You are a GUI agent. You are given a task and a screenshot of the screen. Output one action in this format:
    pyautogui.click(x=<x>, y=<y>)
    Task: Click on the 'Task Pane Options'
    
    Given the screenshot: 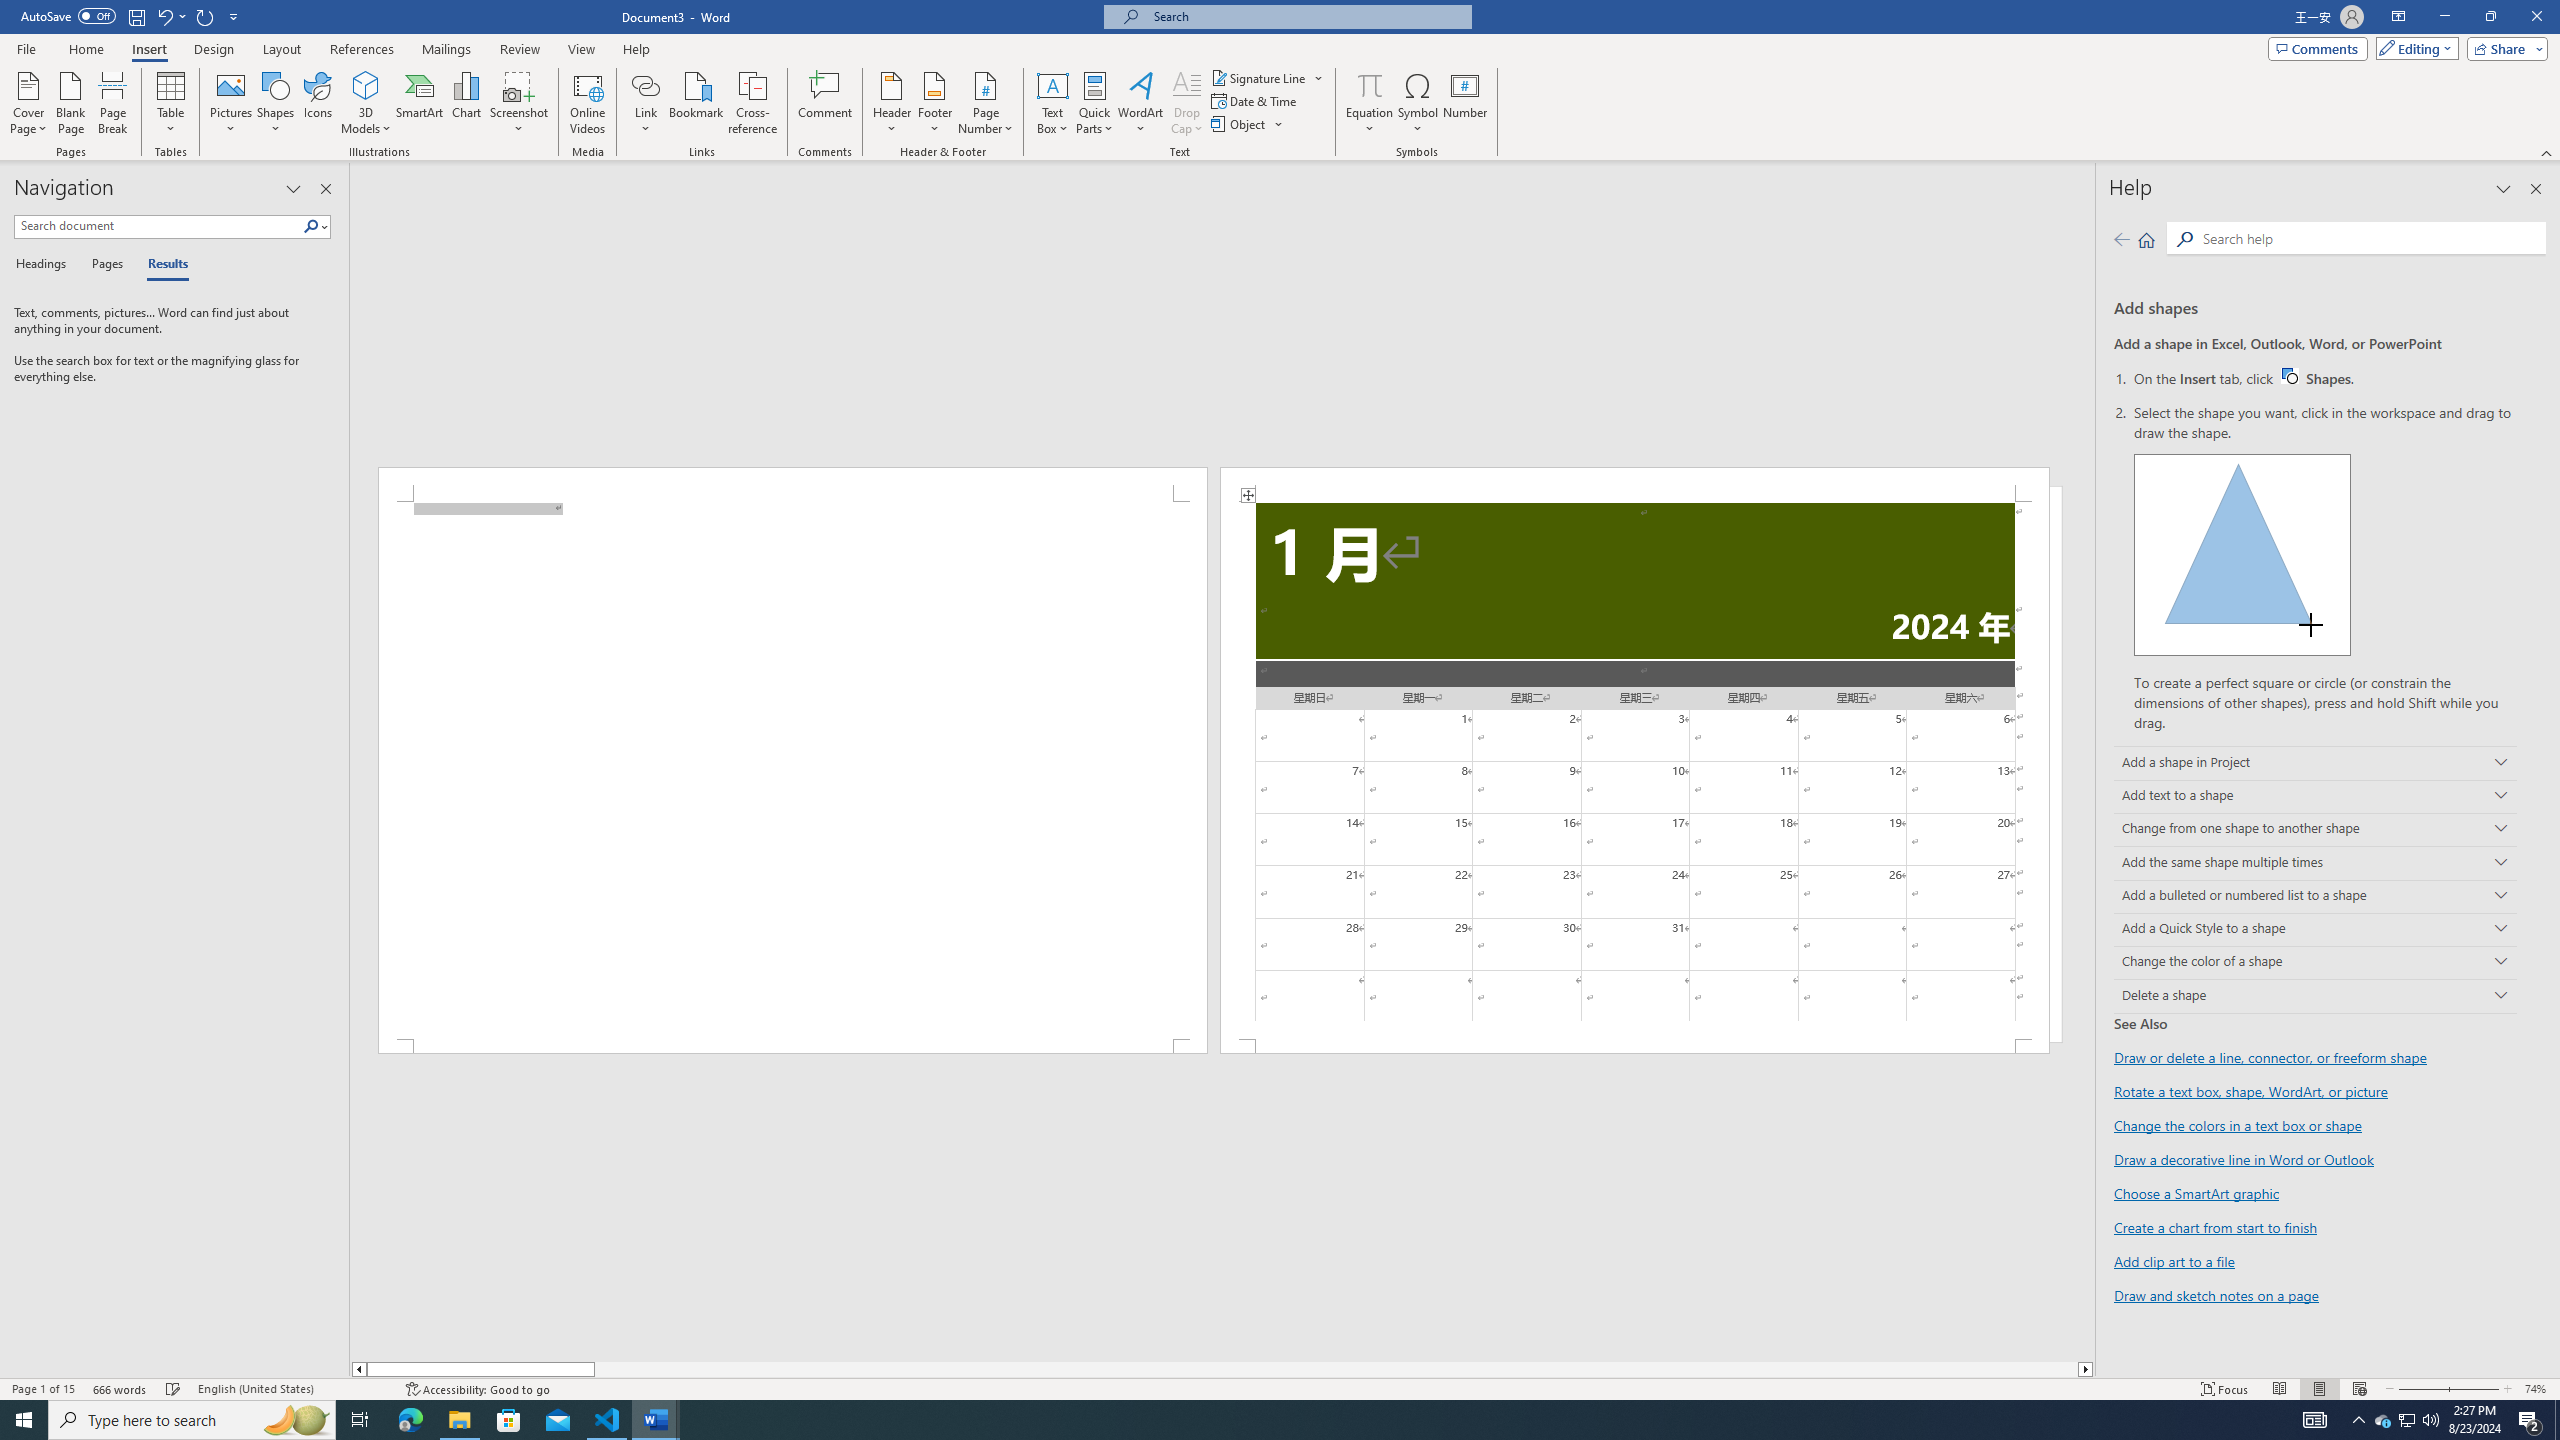 What is the action you would take?
    pyautogui.click(x=293, y=188)
    